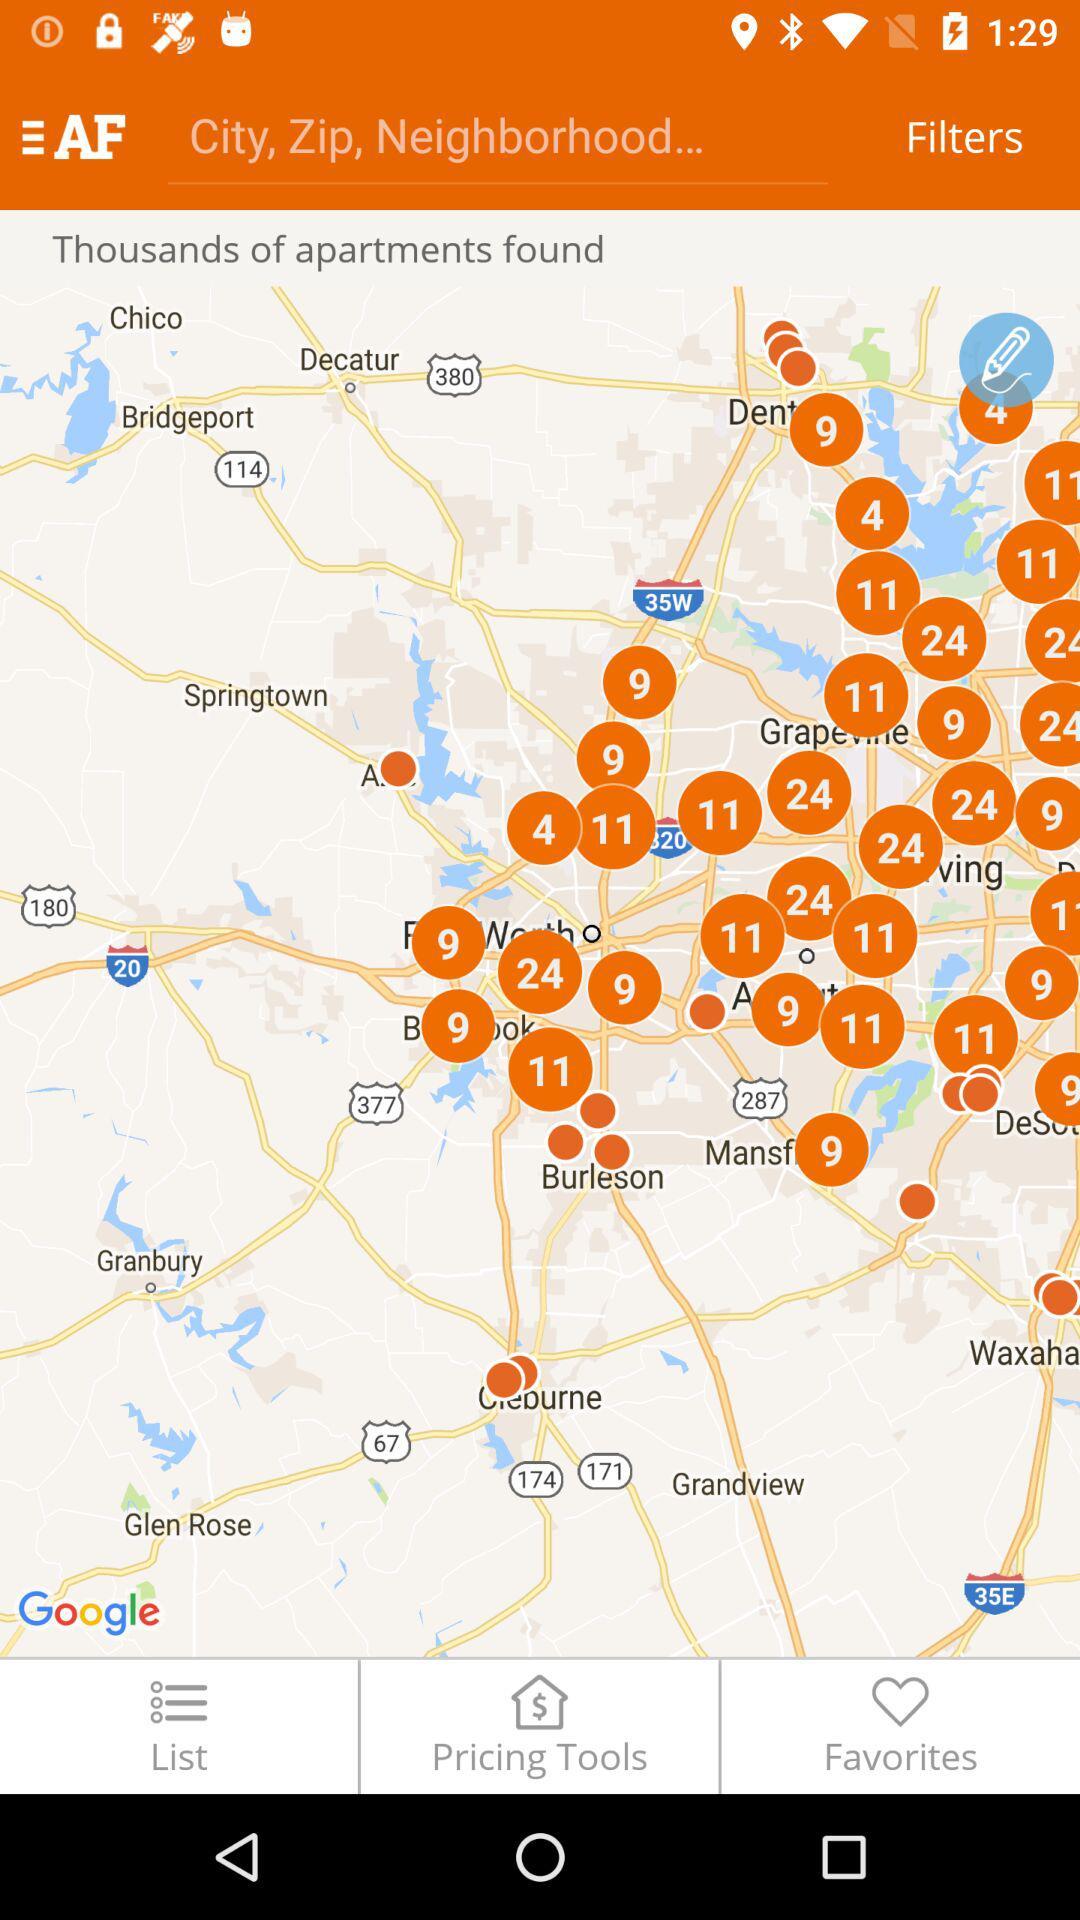 The width and height of the screenshot is (1080, 1920). Describe the element at coordinates (496, 133) in the screenshot. I see `type in city/zip/neighborhood information` at that location.